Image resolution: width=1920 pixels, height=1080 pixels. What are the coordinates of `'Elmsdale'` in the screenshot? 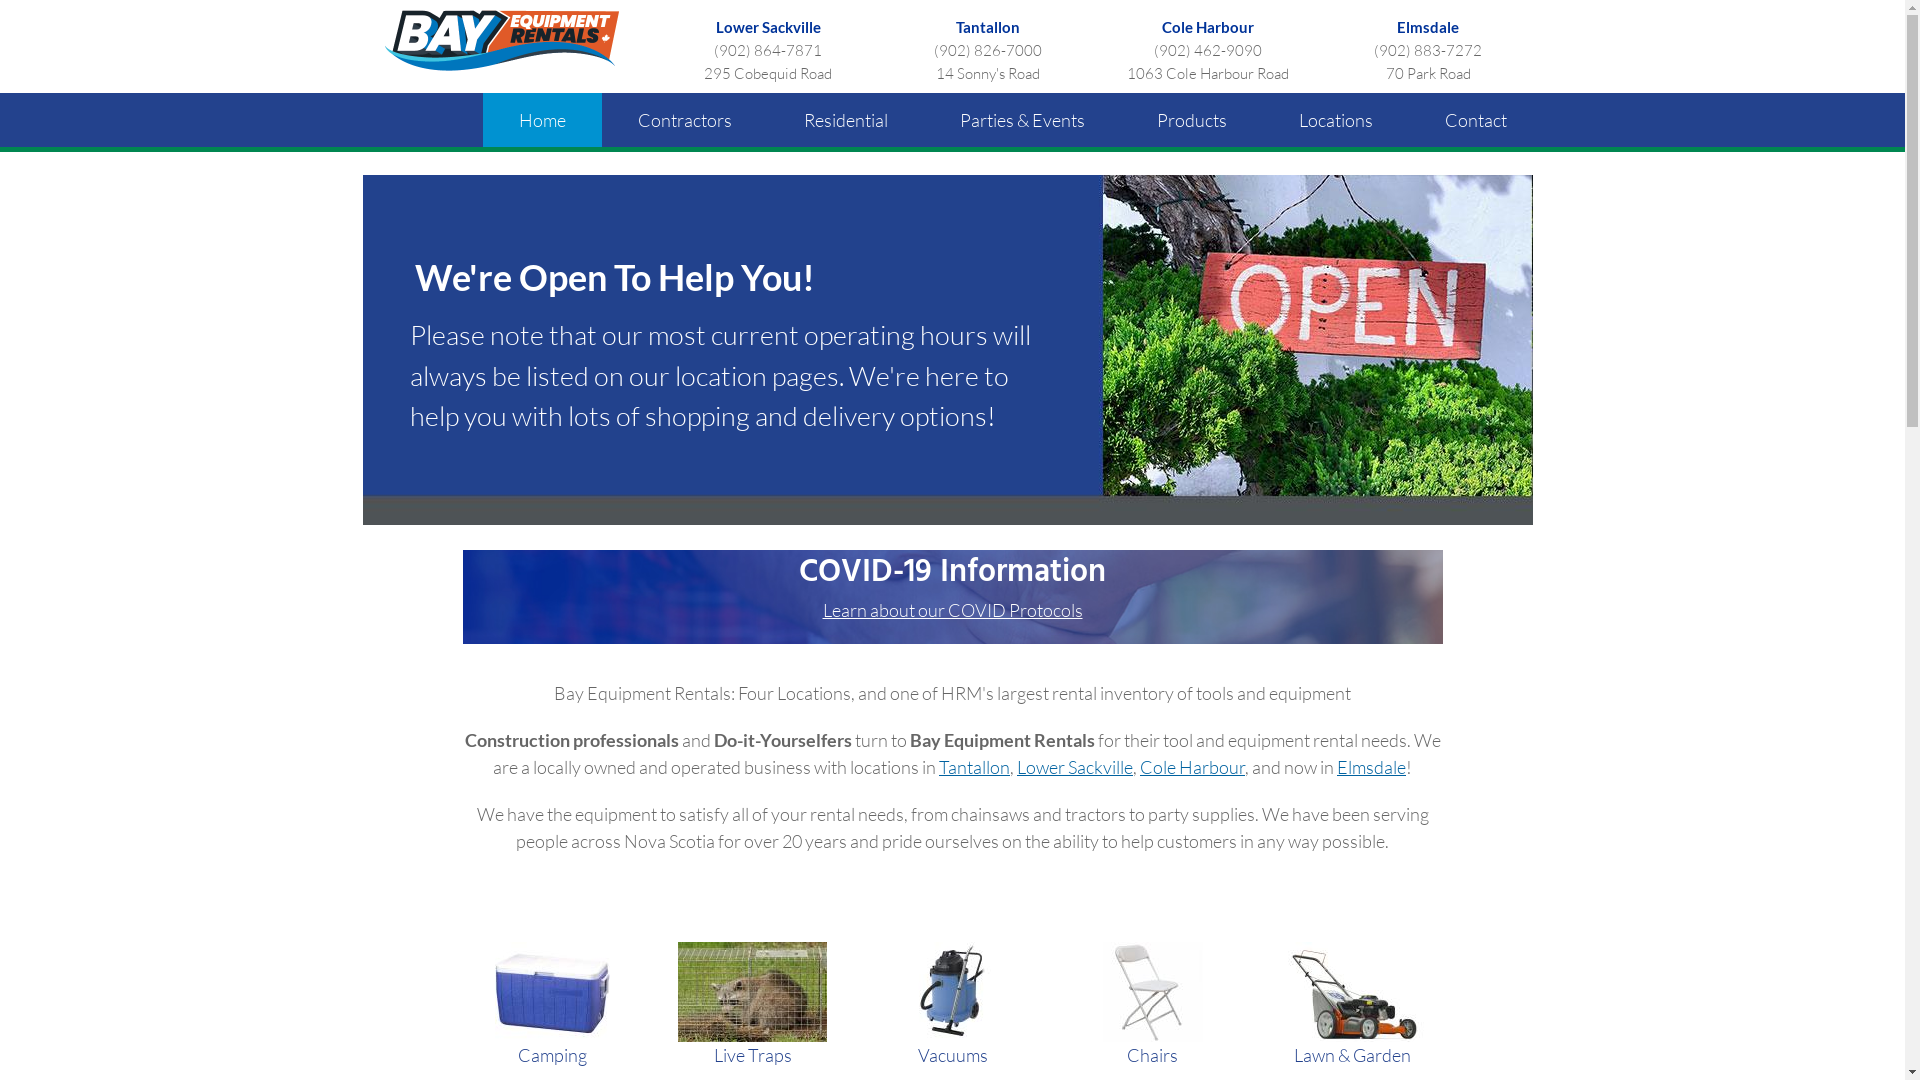 It's located at (1427, 27).